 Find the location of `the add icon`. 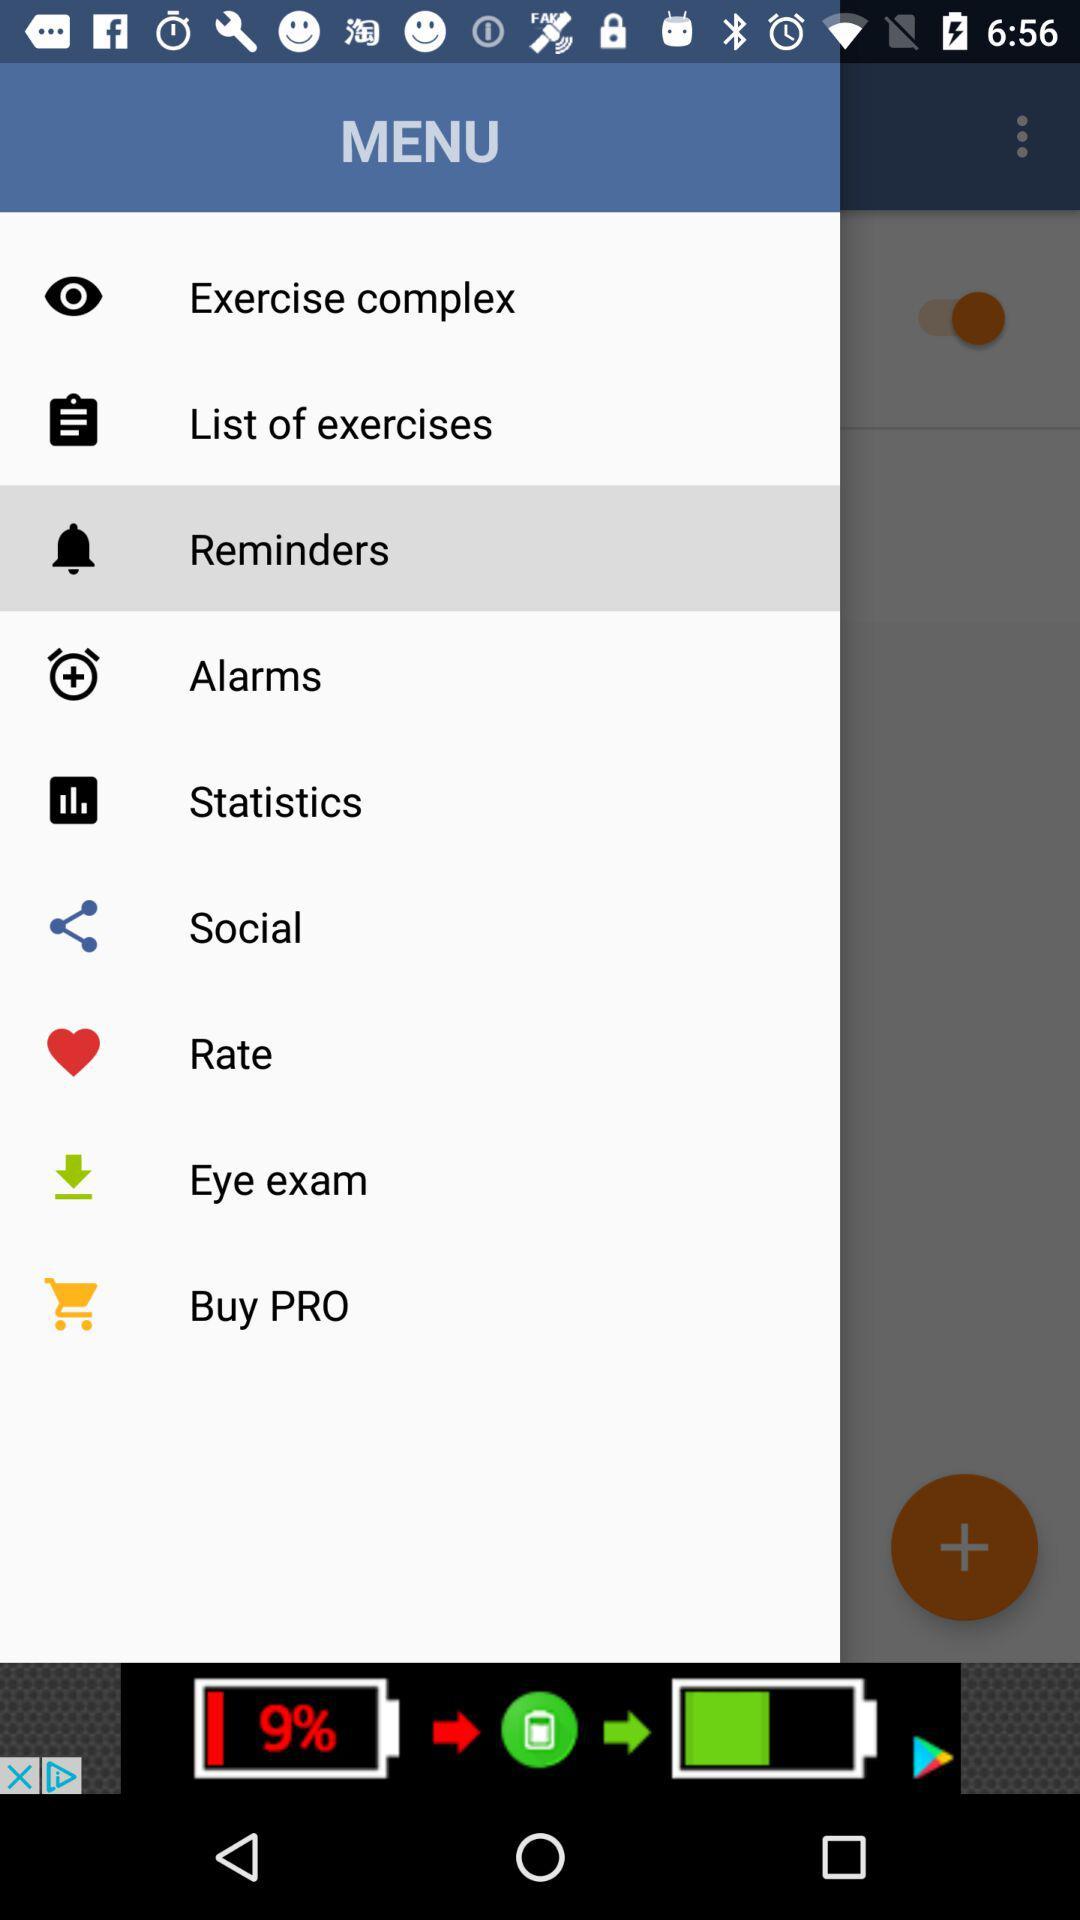

the add icon is located at coordinates (963, 1546).